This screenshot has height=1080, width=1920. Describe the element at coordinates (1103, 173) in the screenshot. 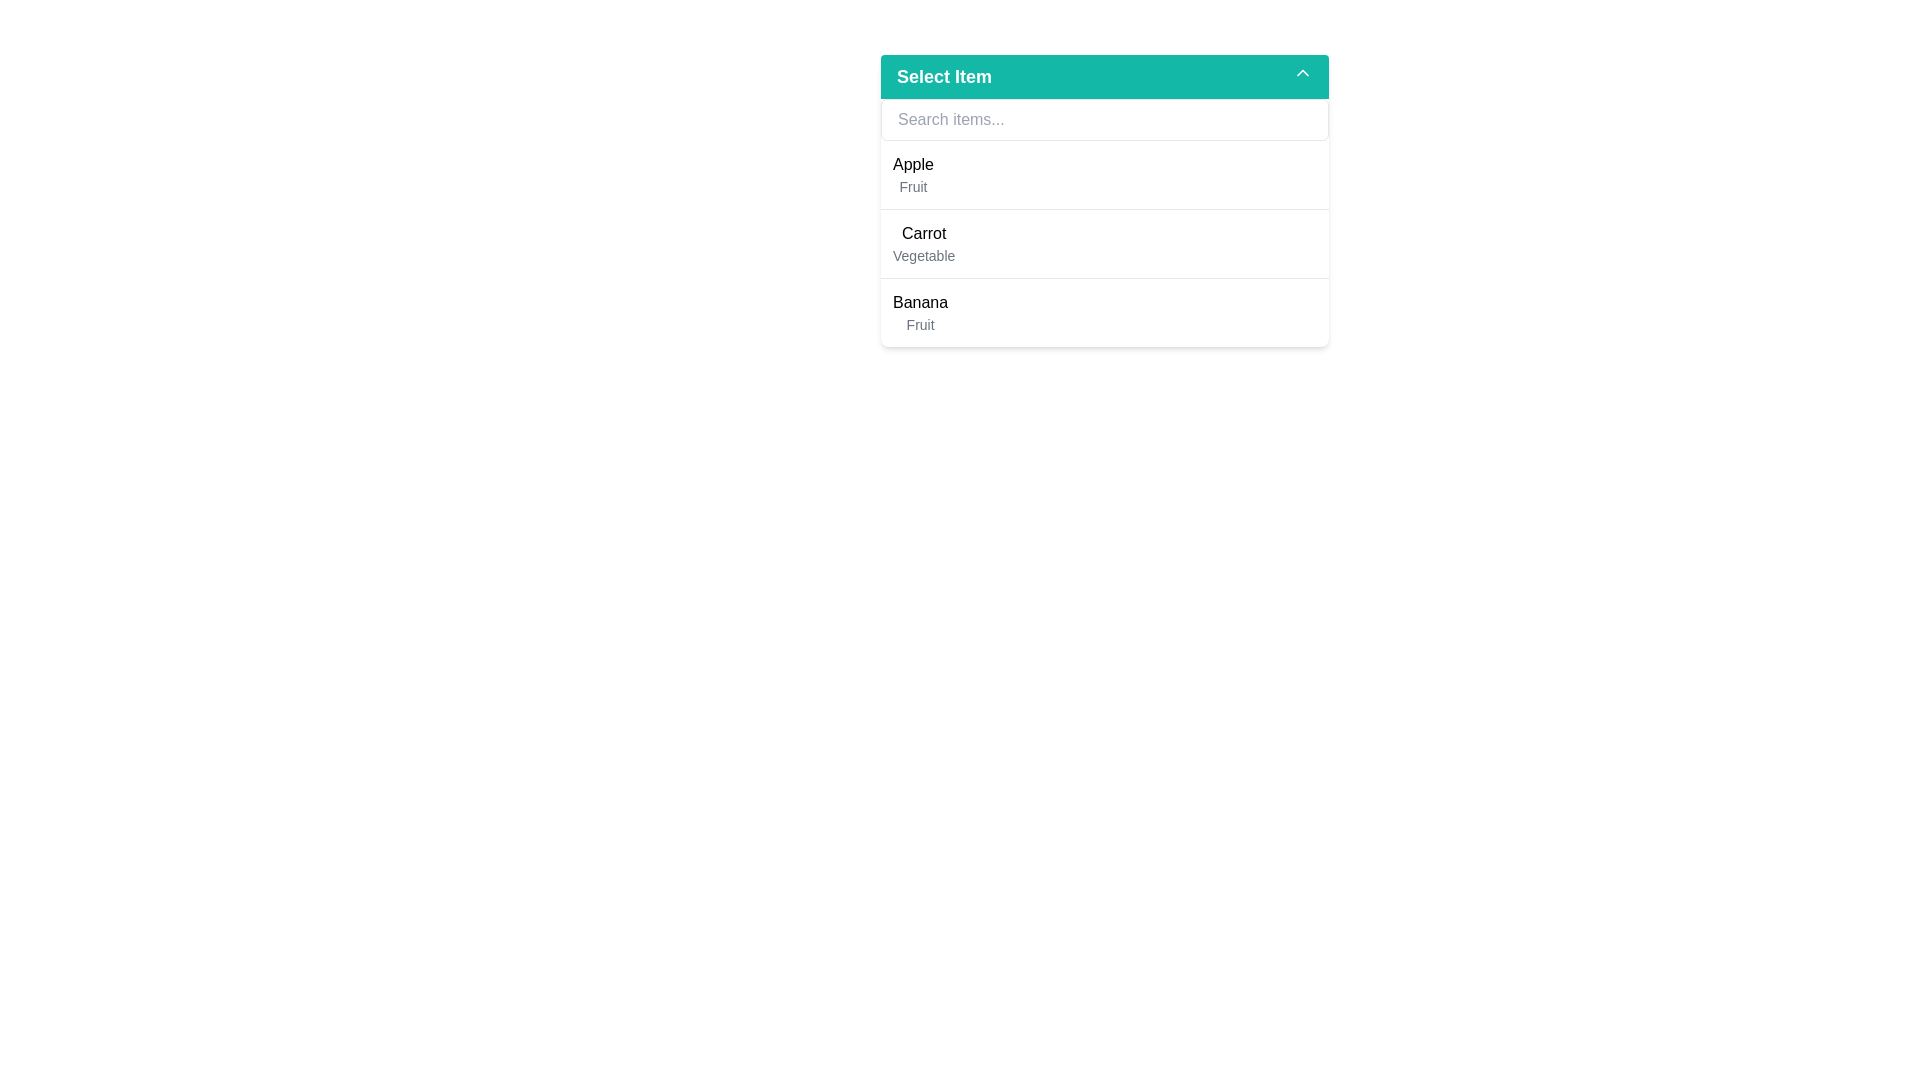

I see `the first list item labeled 'Apple'` at that location.